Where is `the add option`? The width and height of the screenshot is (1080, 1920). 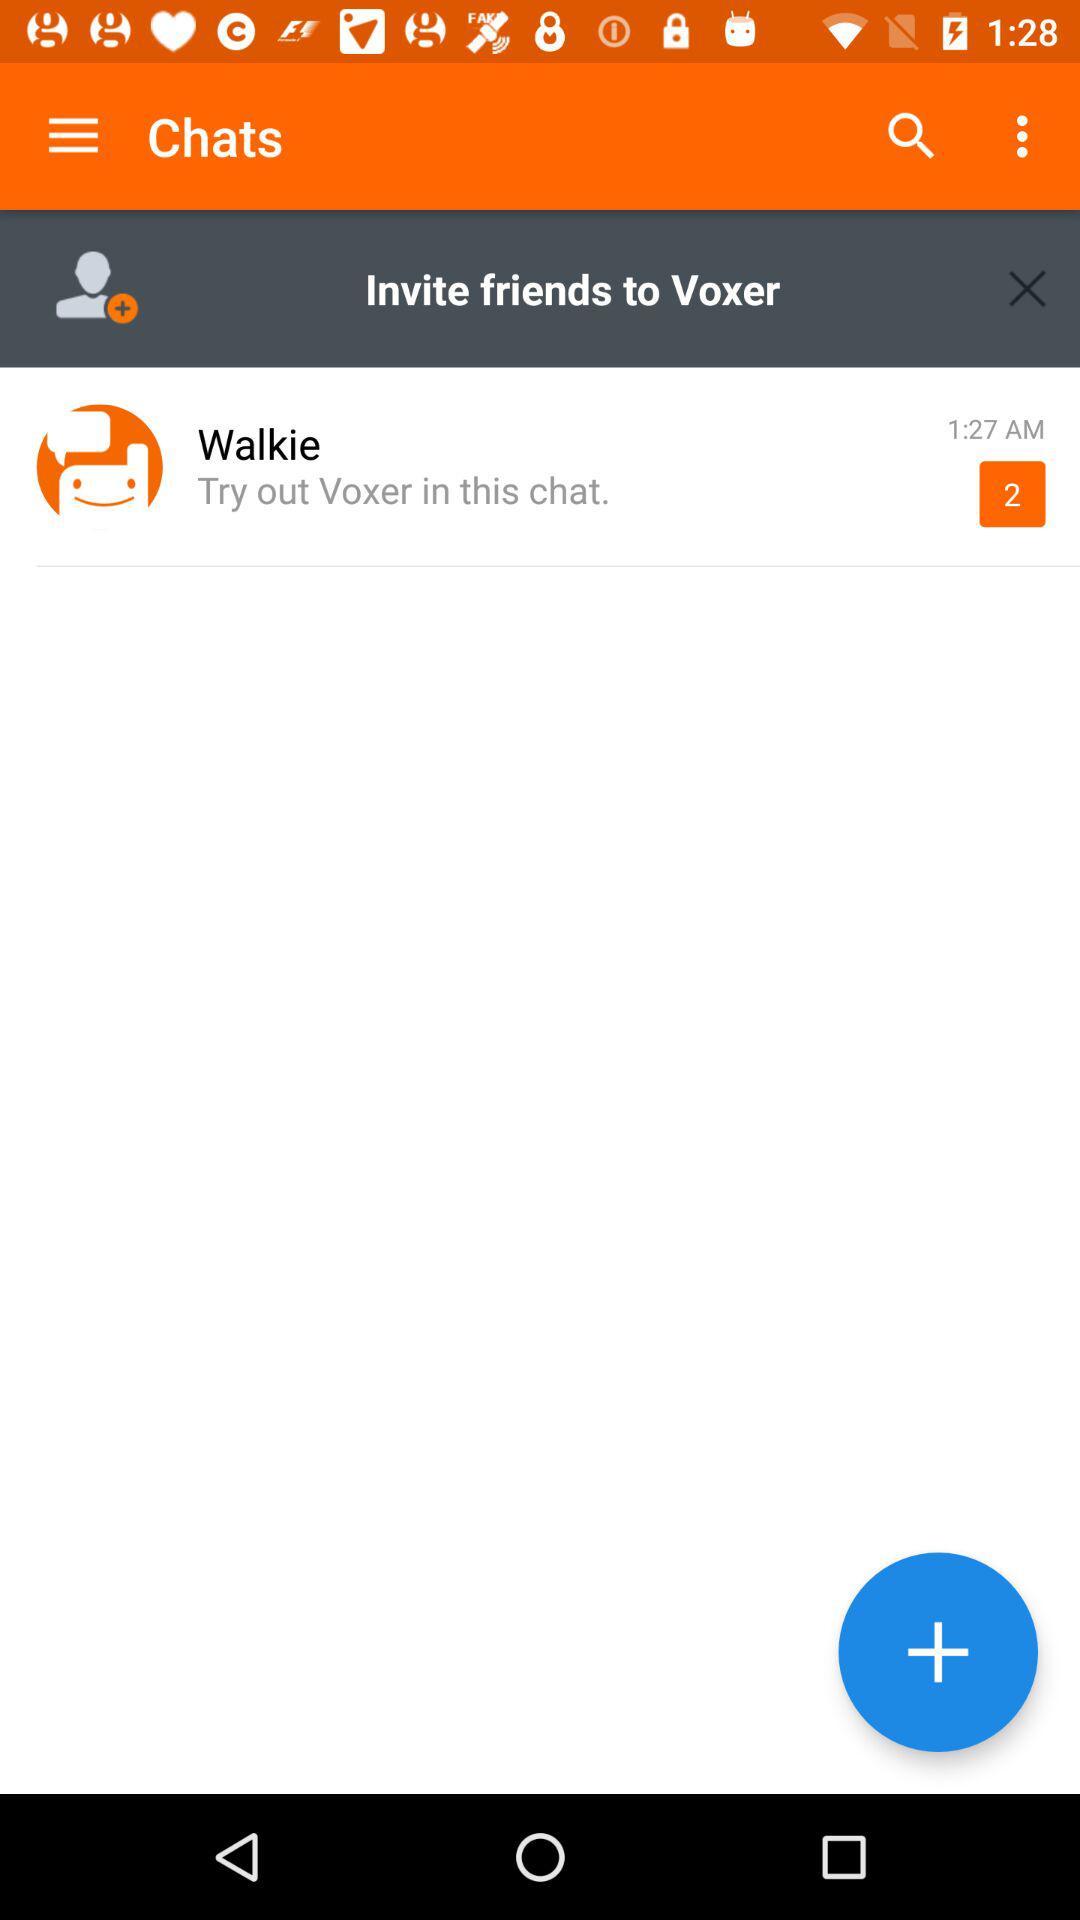 the add option is located at coordinates (938, 1652).